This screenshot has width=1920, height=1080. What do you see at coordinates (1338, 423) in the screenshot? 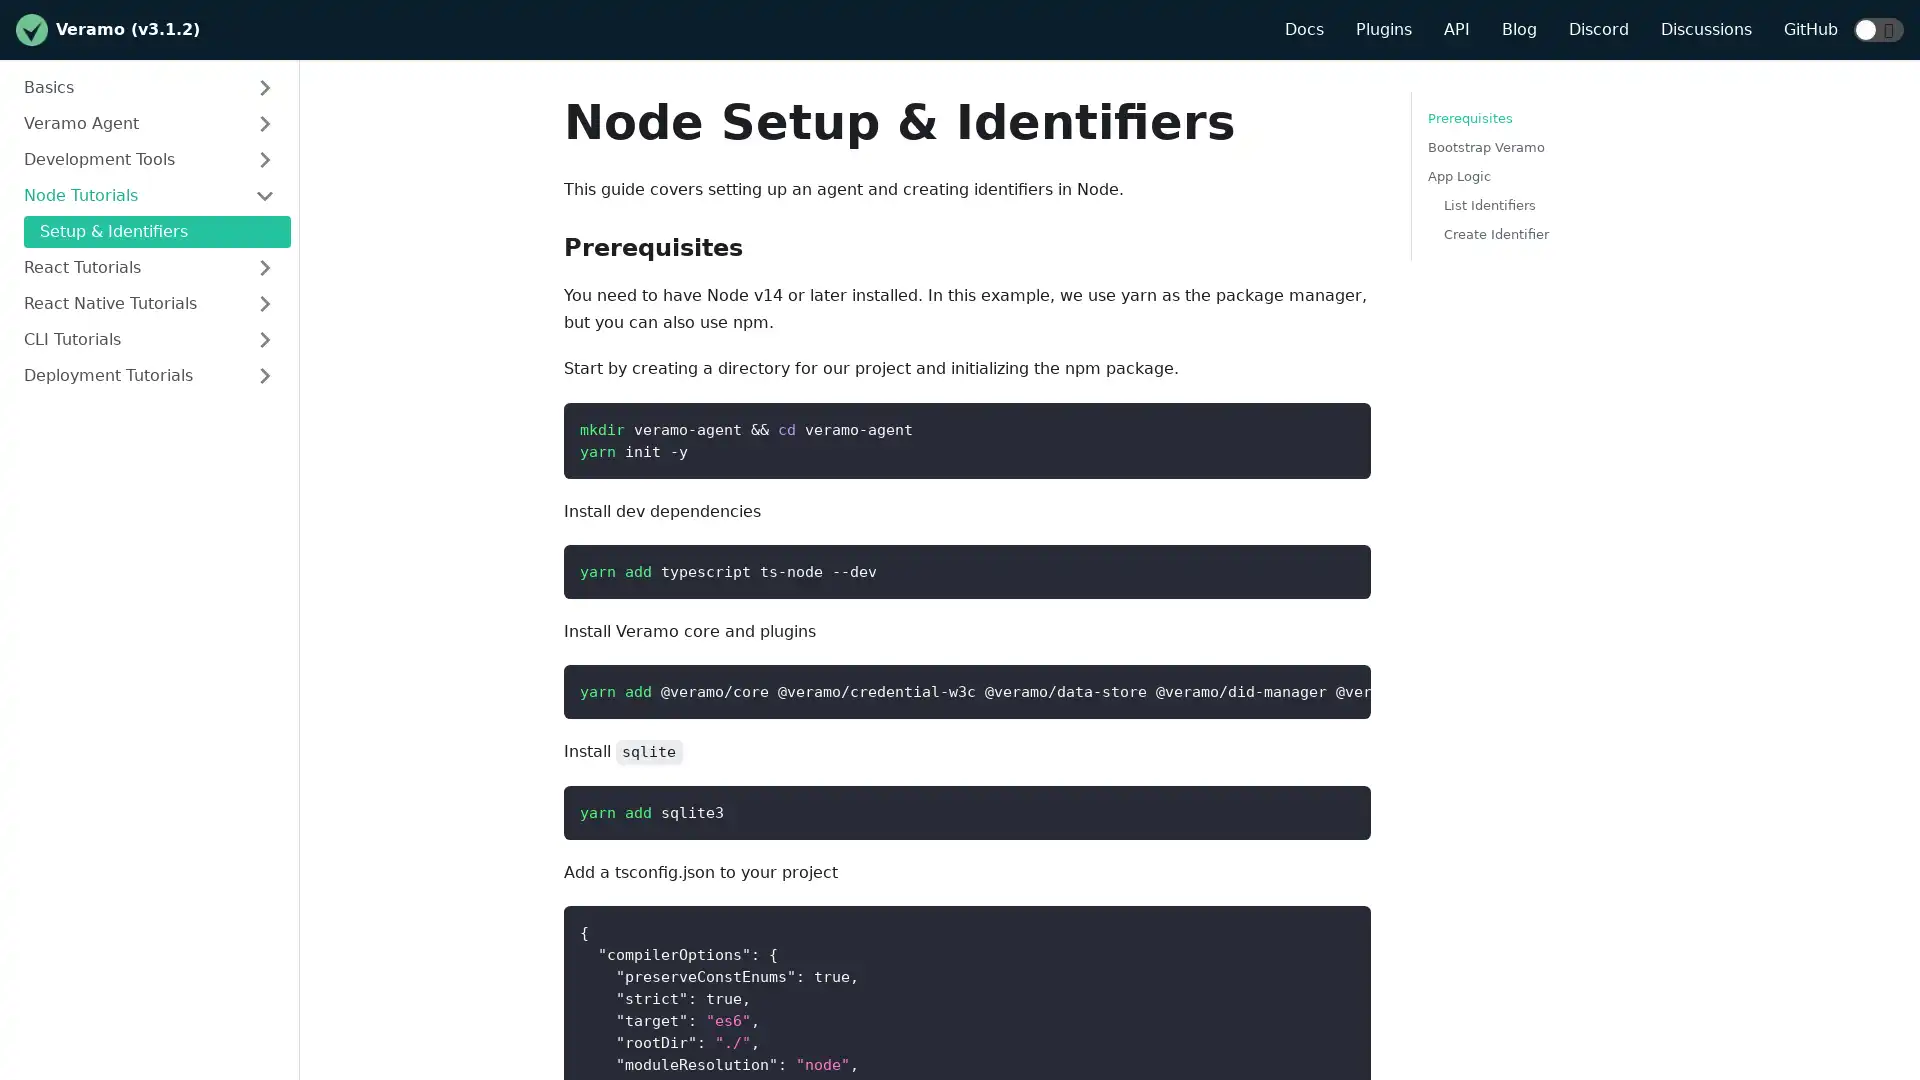
I see `Copy code to clipboard` at bounding box center [1338, 423].